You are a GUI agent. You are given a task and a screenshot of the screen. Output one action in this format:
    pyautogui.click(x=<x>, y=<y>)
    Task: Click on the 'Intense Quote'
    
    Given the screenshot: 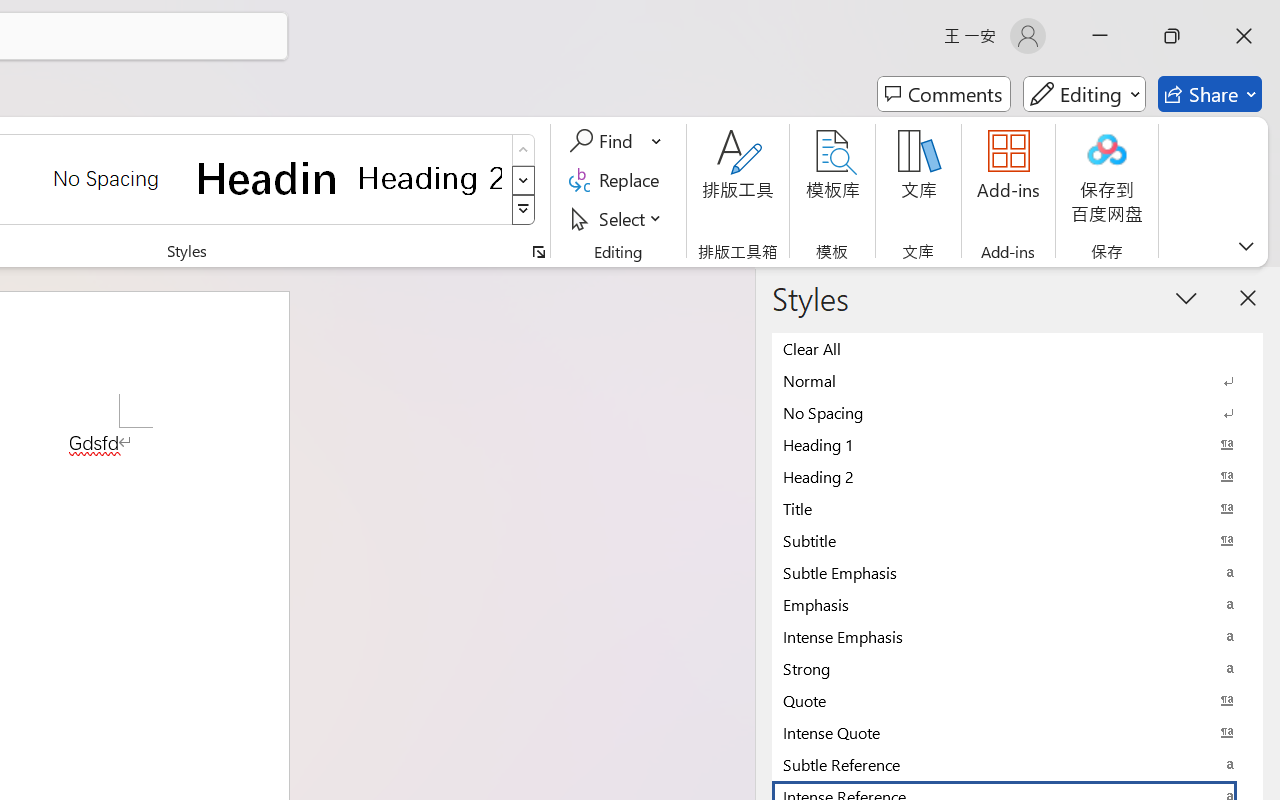 What is the action you would take?
    pyautogui.click(x=1017, y=731)
    